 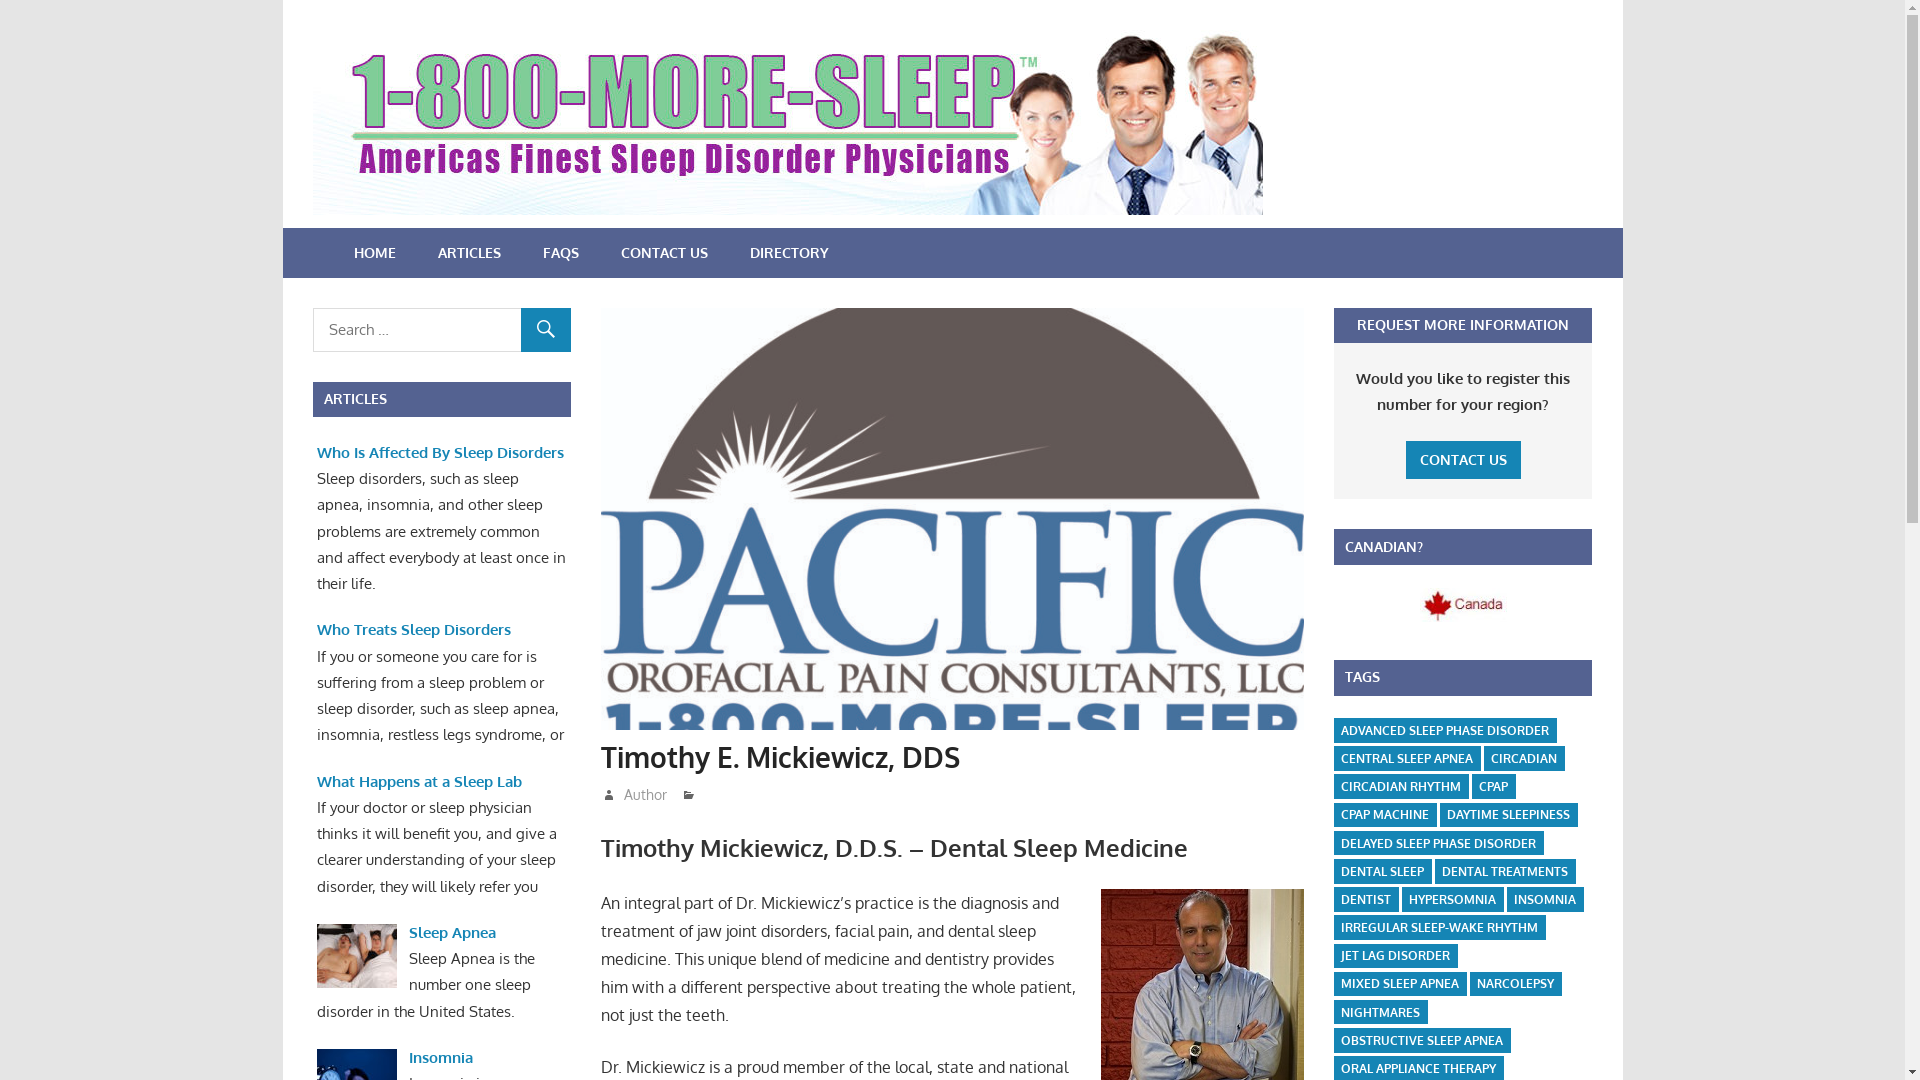 What do you see at coordinates (315, 628) in the screenshot?
I see `'Who Treats Sleep Disorders'` at bounding box center [315, 628].